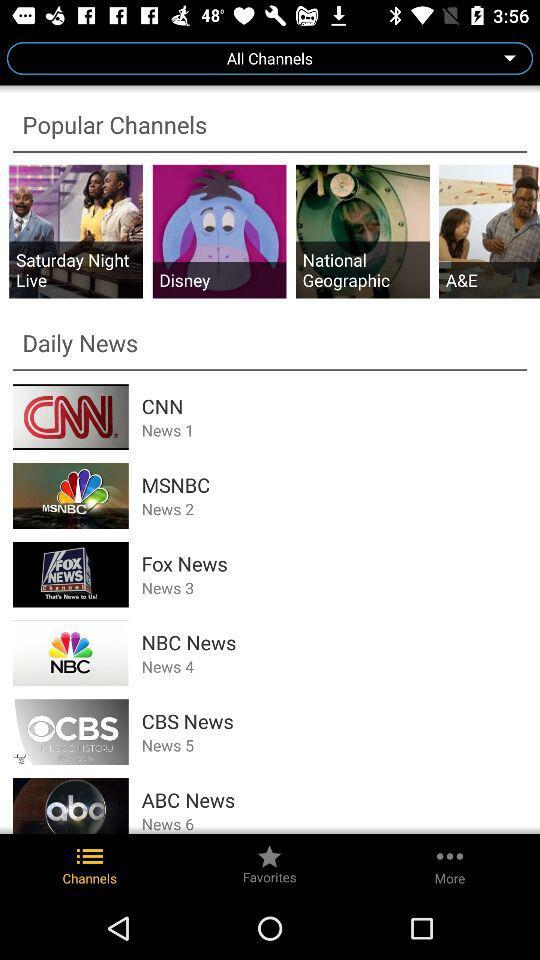 The height and width of the screenshot is (960, 540). I want to click on the icon below the cnn icon, so click(334, 430).